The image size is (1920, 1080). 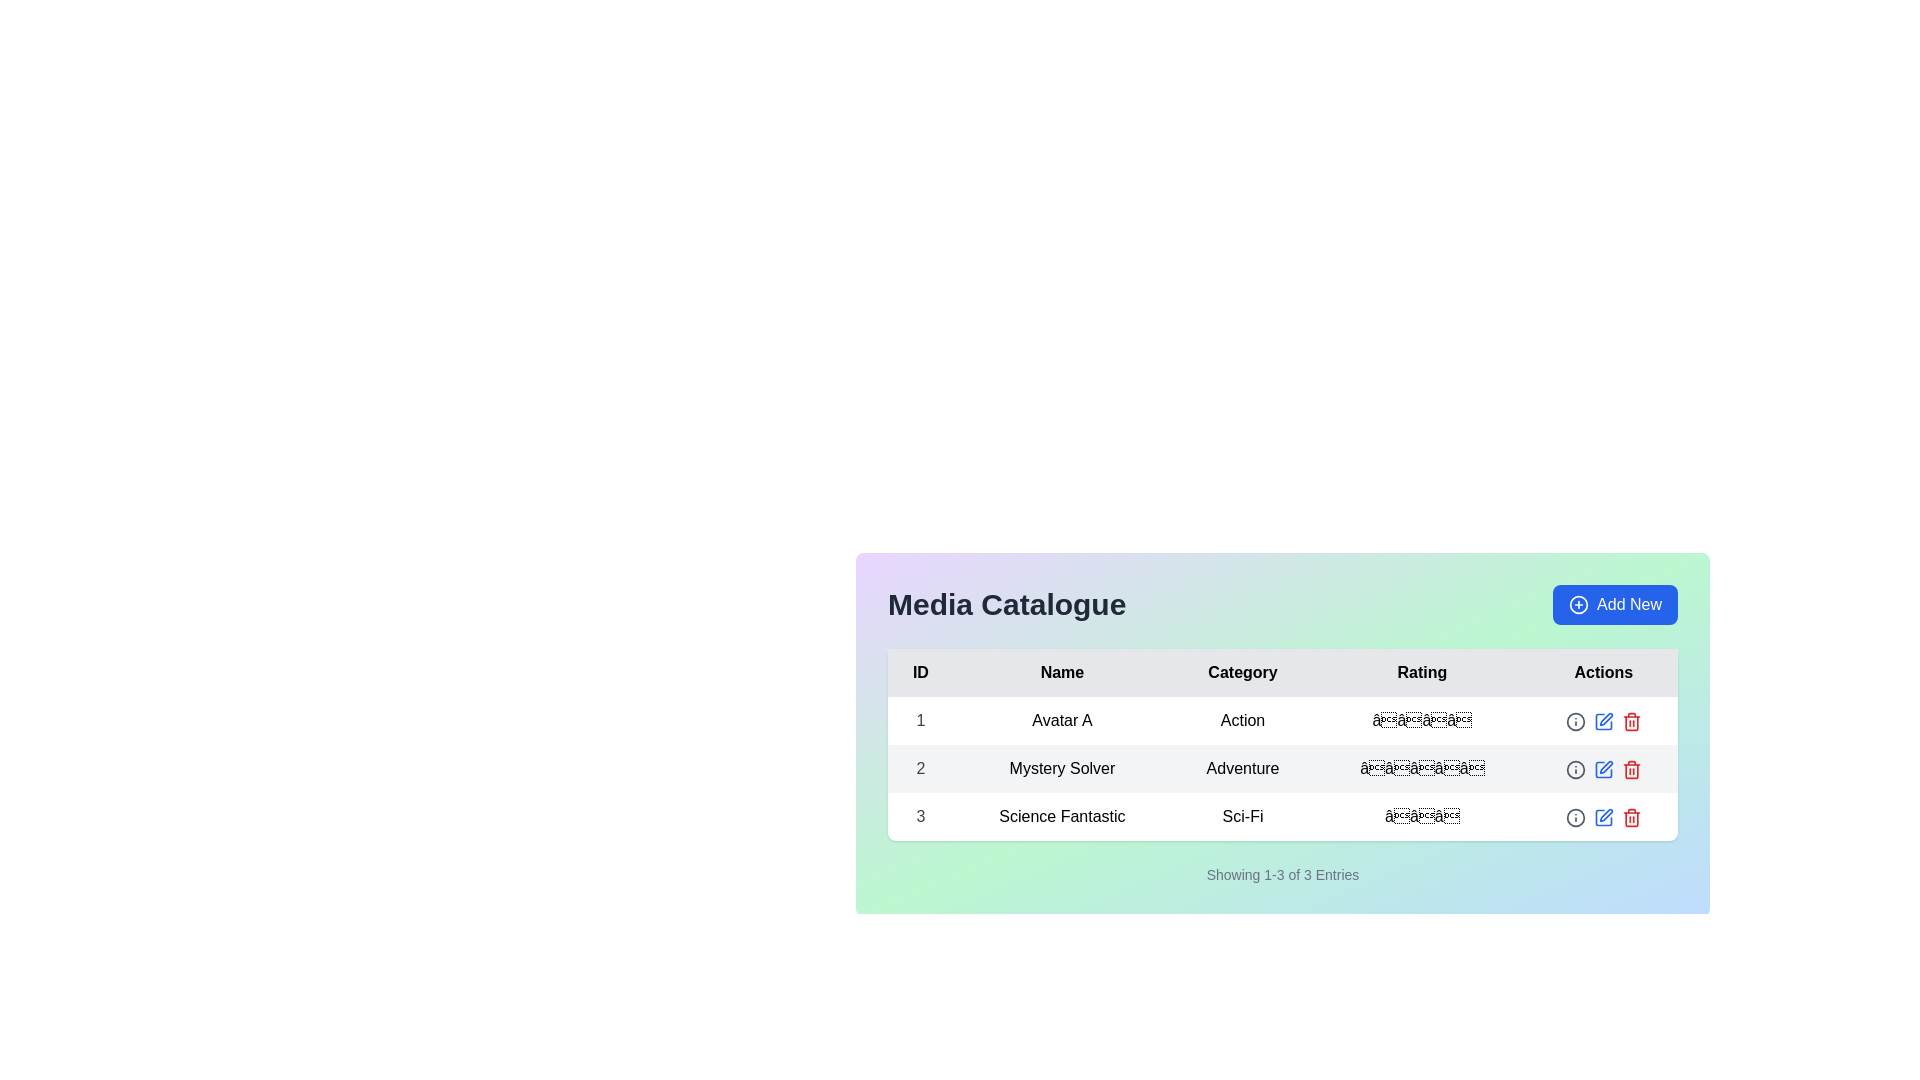 What do you see at coordinates (1603, 721) in the screenshot?
I see `the first SVG graphical element in the 'Actions' column associated with the 'Science Fantastic' entry` at bounding box center [1603, 721].